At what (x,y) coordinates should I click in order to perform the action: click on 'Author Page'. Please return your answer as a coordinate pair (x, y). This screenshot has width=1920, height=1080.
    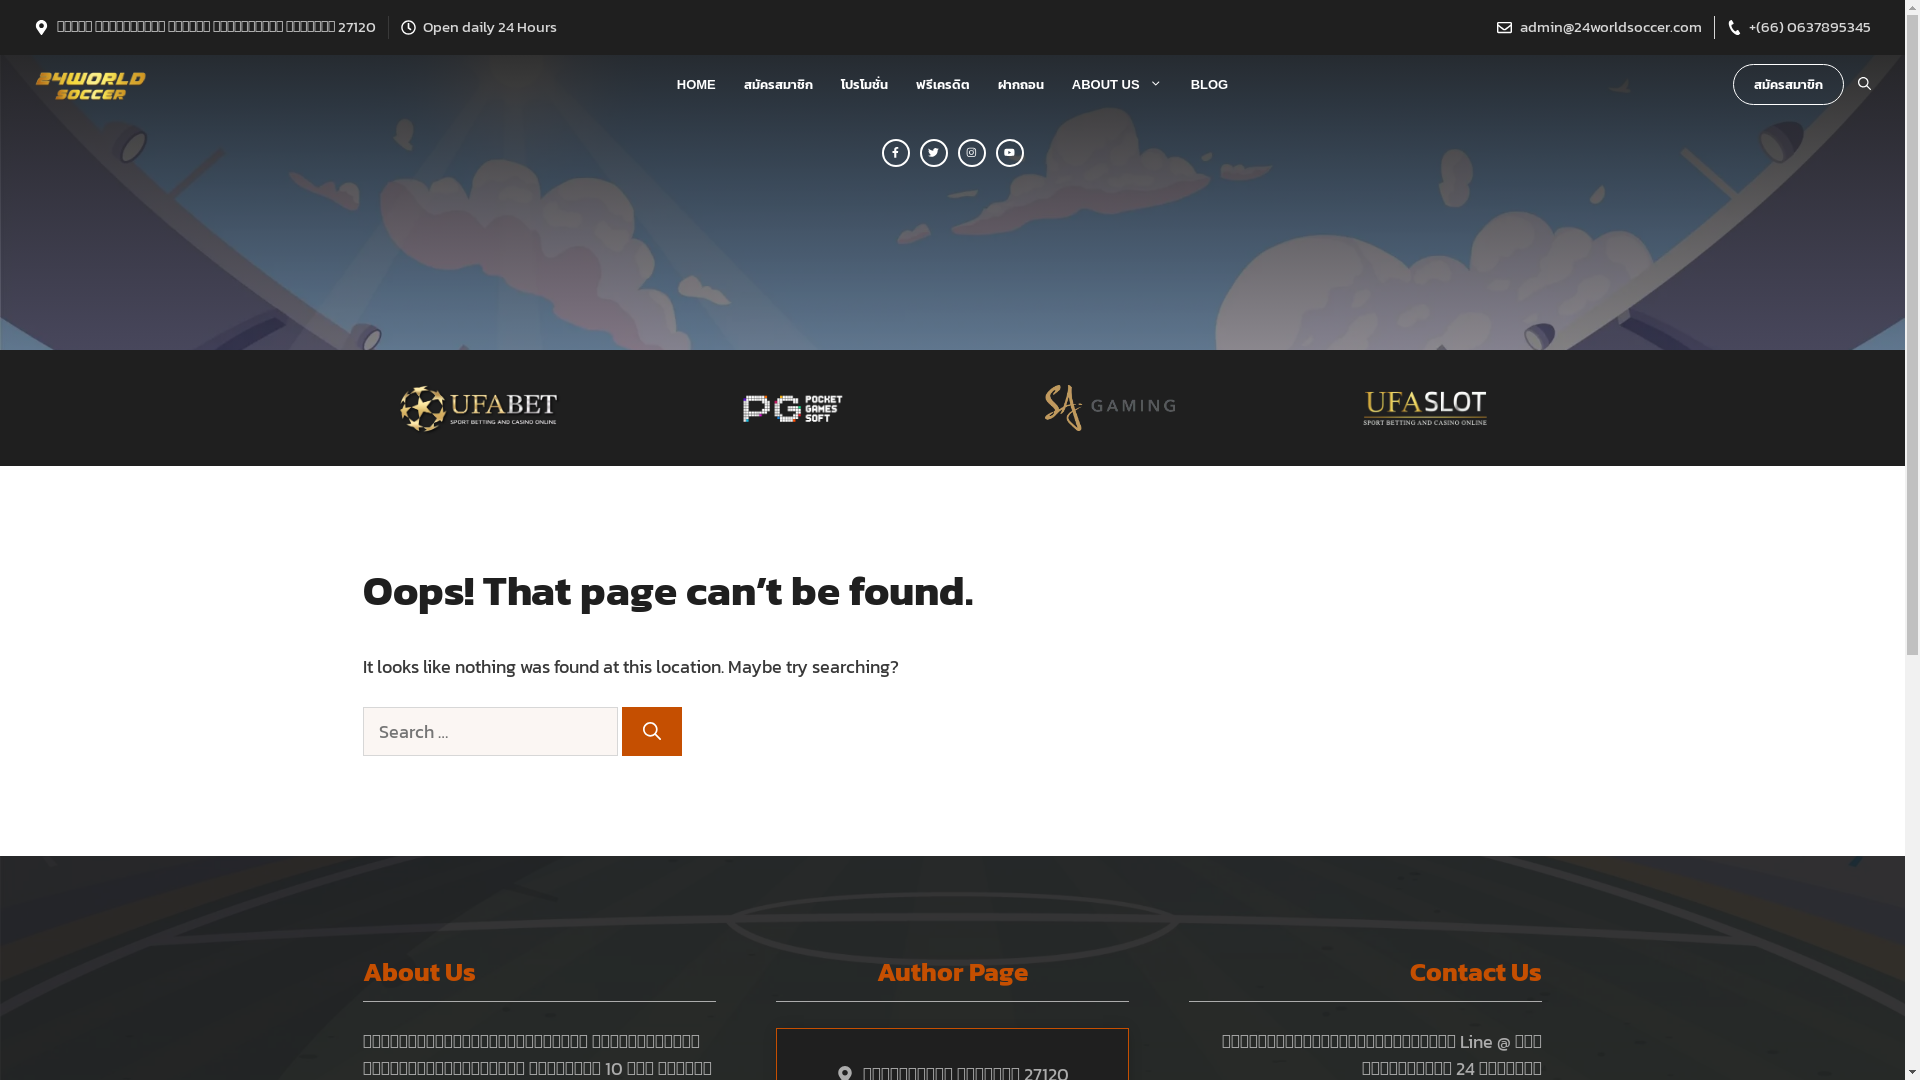
    Looking at the image, I should click on (877, 970).